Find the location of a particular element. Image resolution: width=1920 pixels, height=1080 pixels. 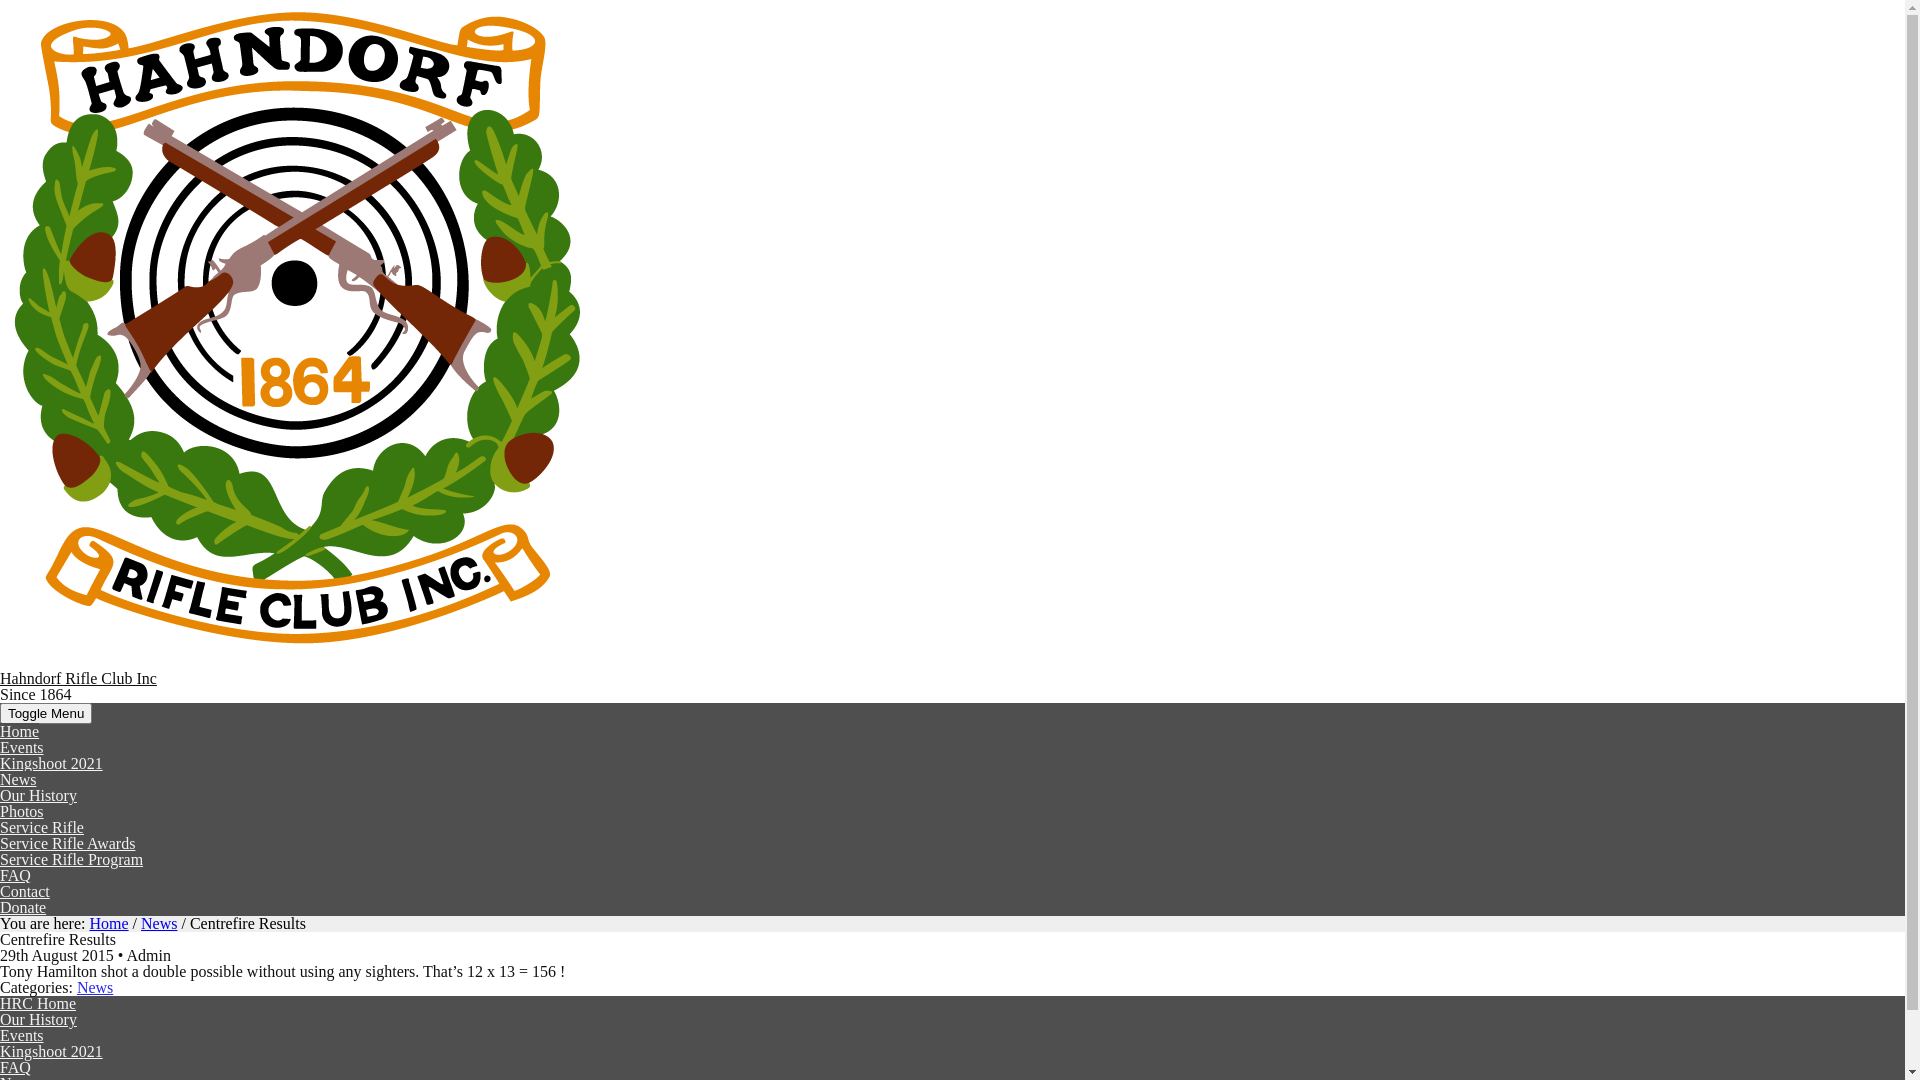

'Service Rifle Awards' is located at coordinates (67, 843).